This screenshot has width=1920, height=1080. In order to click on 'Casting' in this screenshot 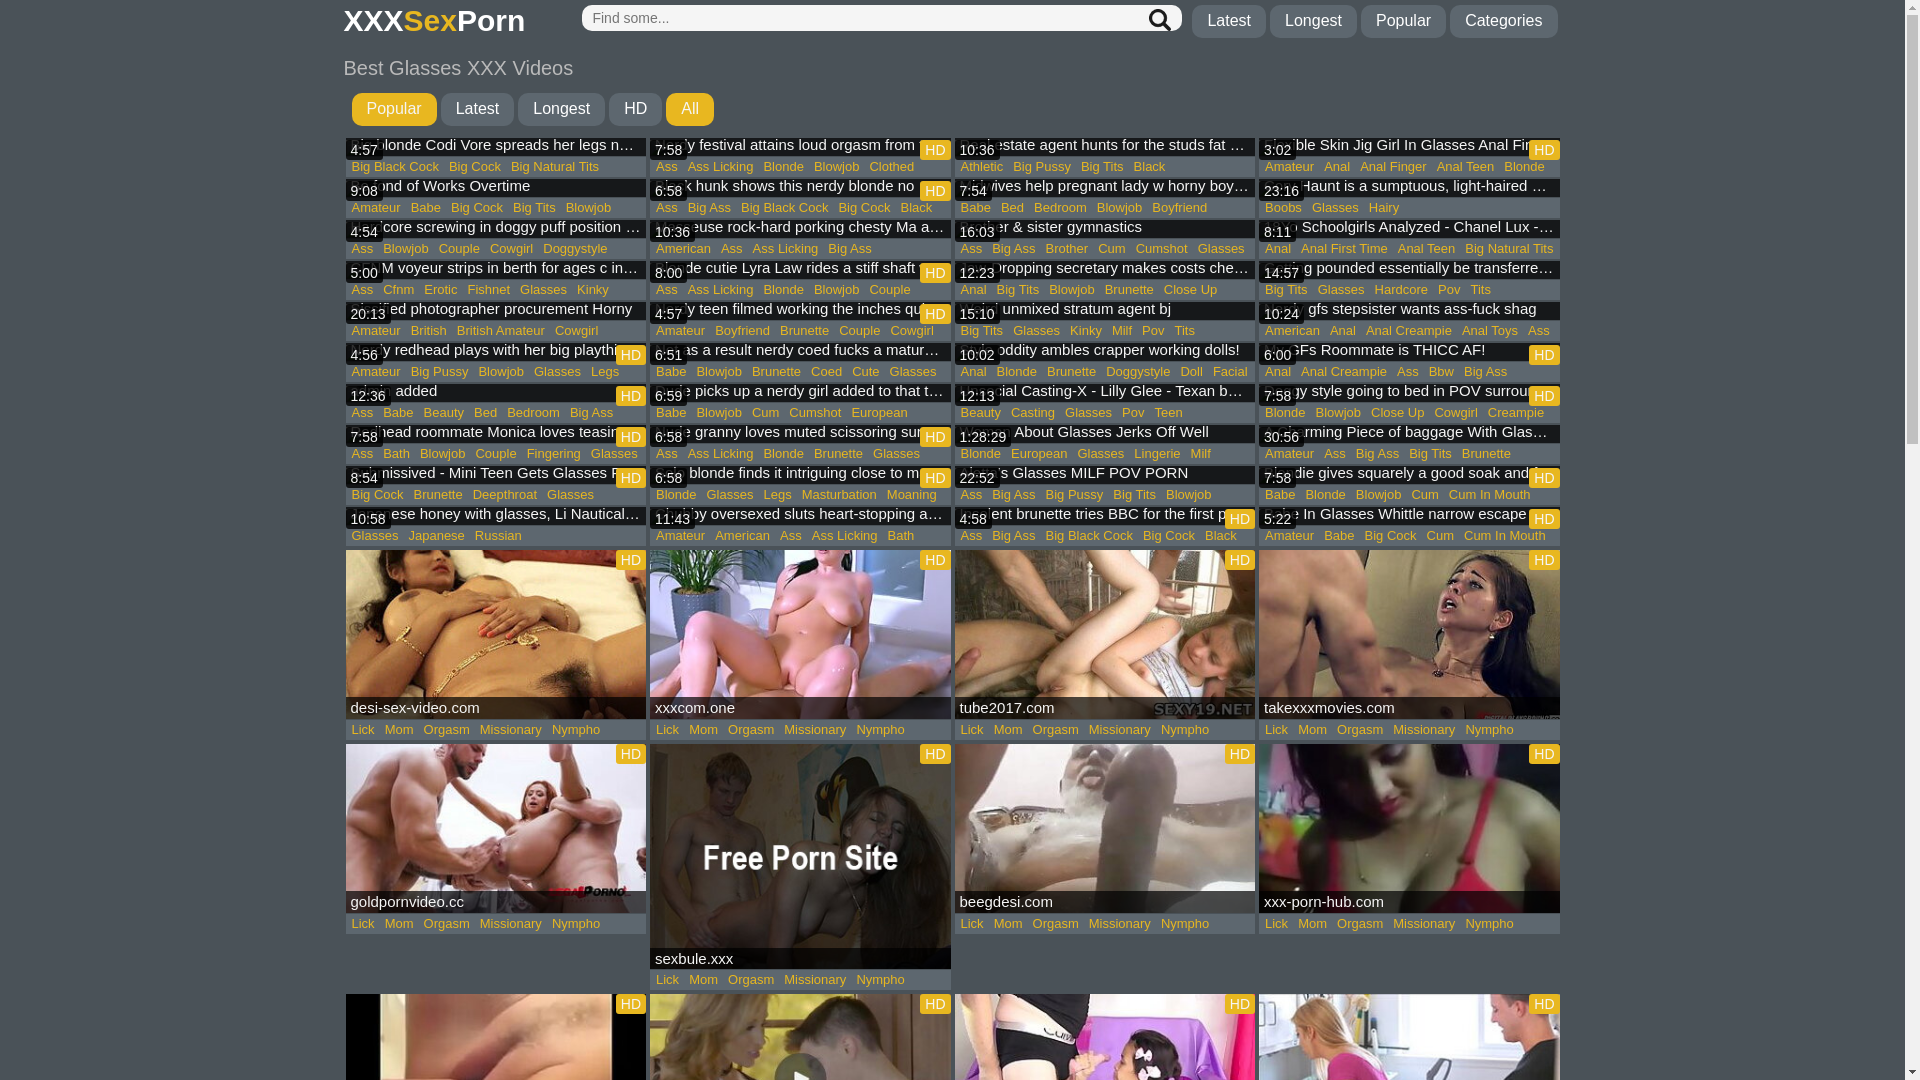, I will do `click(1032, 411)`.